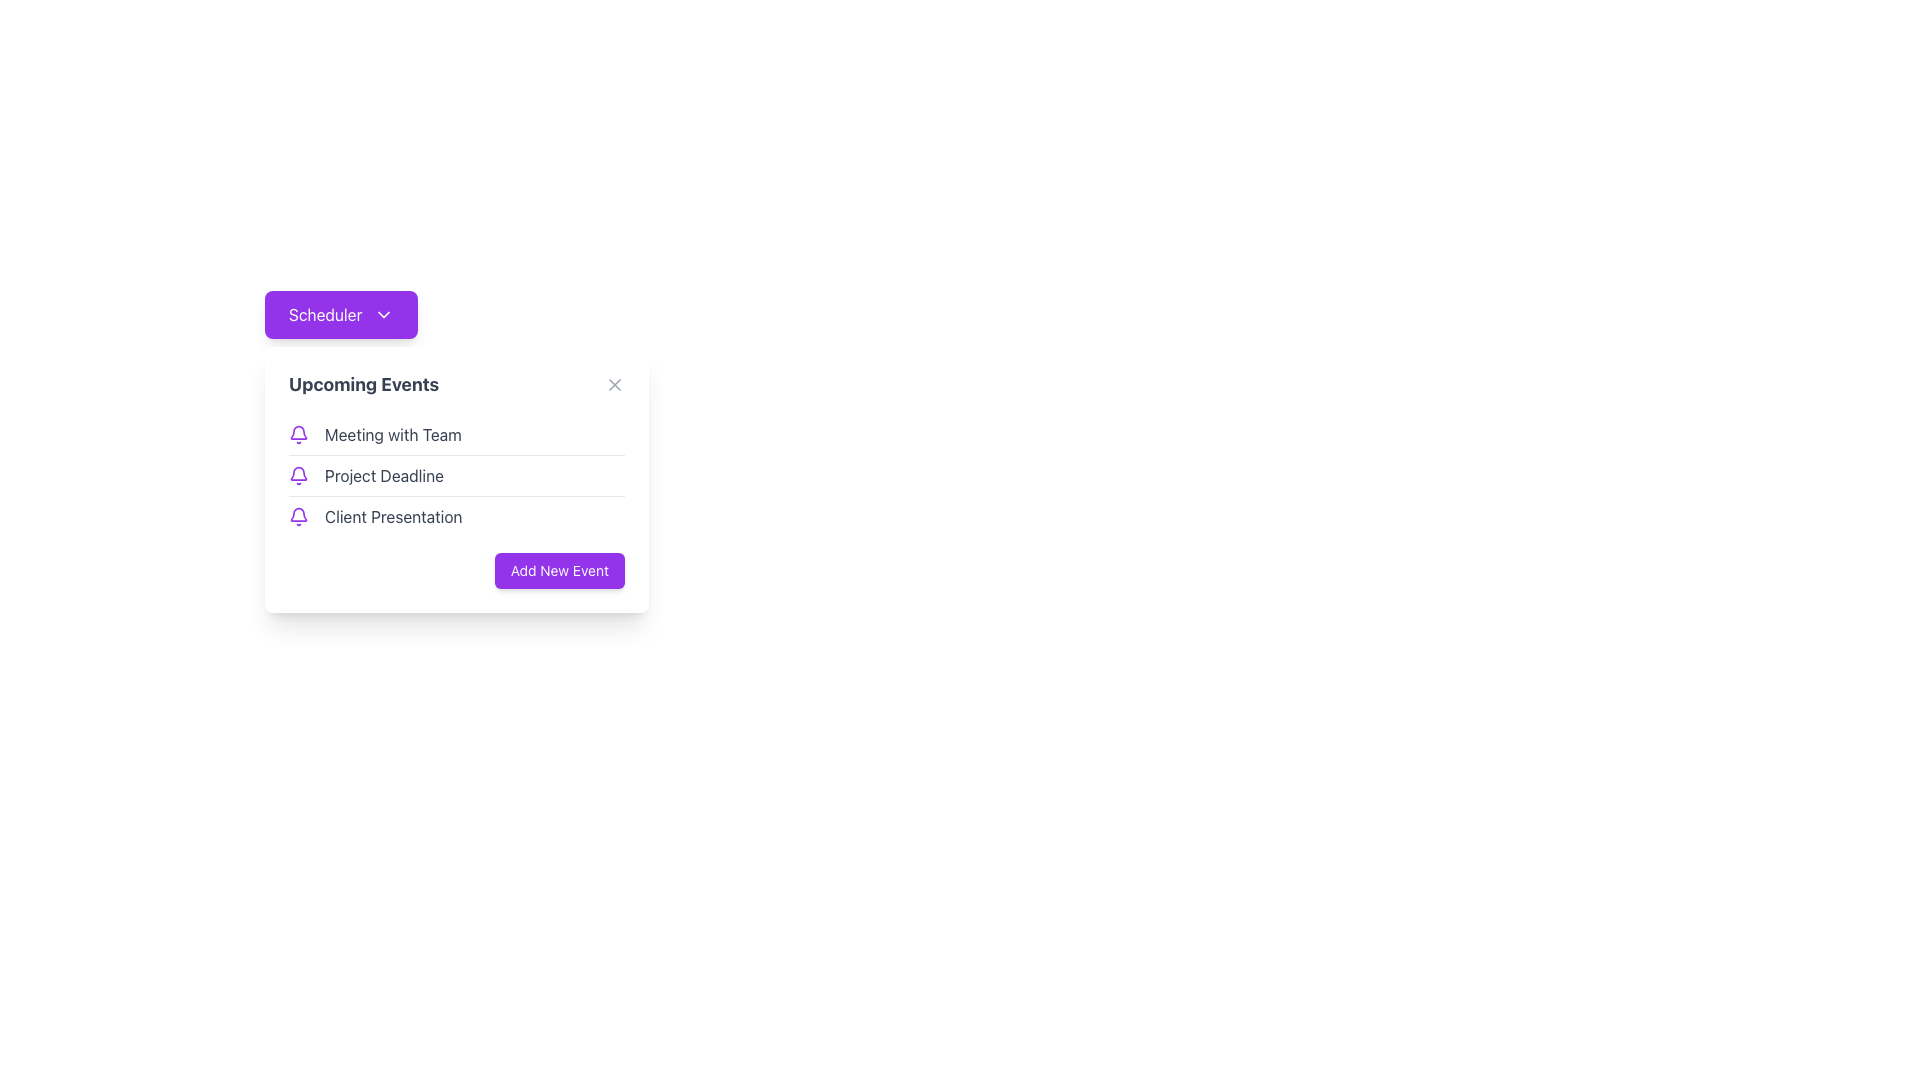  What do you see at coordinates (455, 434) in the screenshot?
I see `the first list item in the 'Upcoming Events' section, which features a purple notification icon and the text 'Meeting with Team'` at bounding box center [455, 434].